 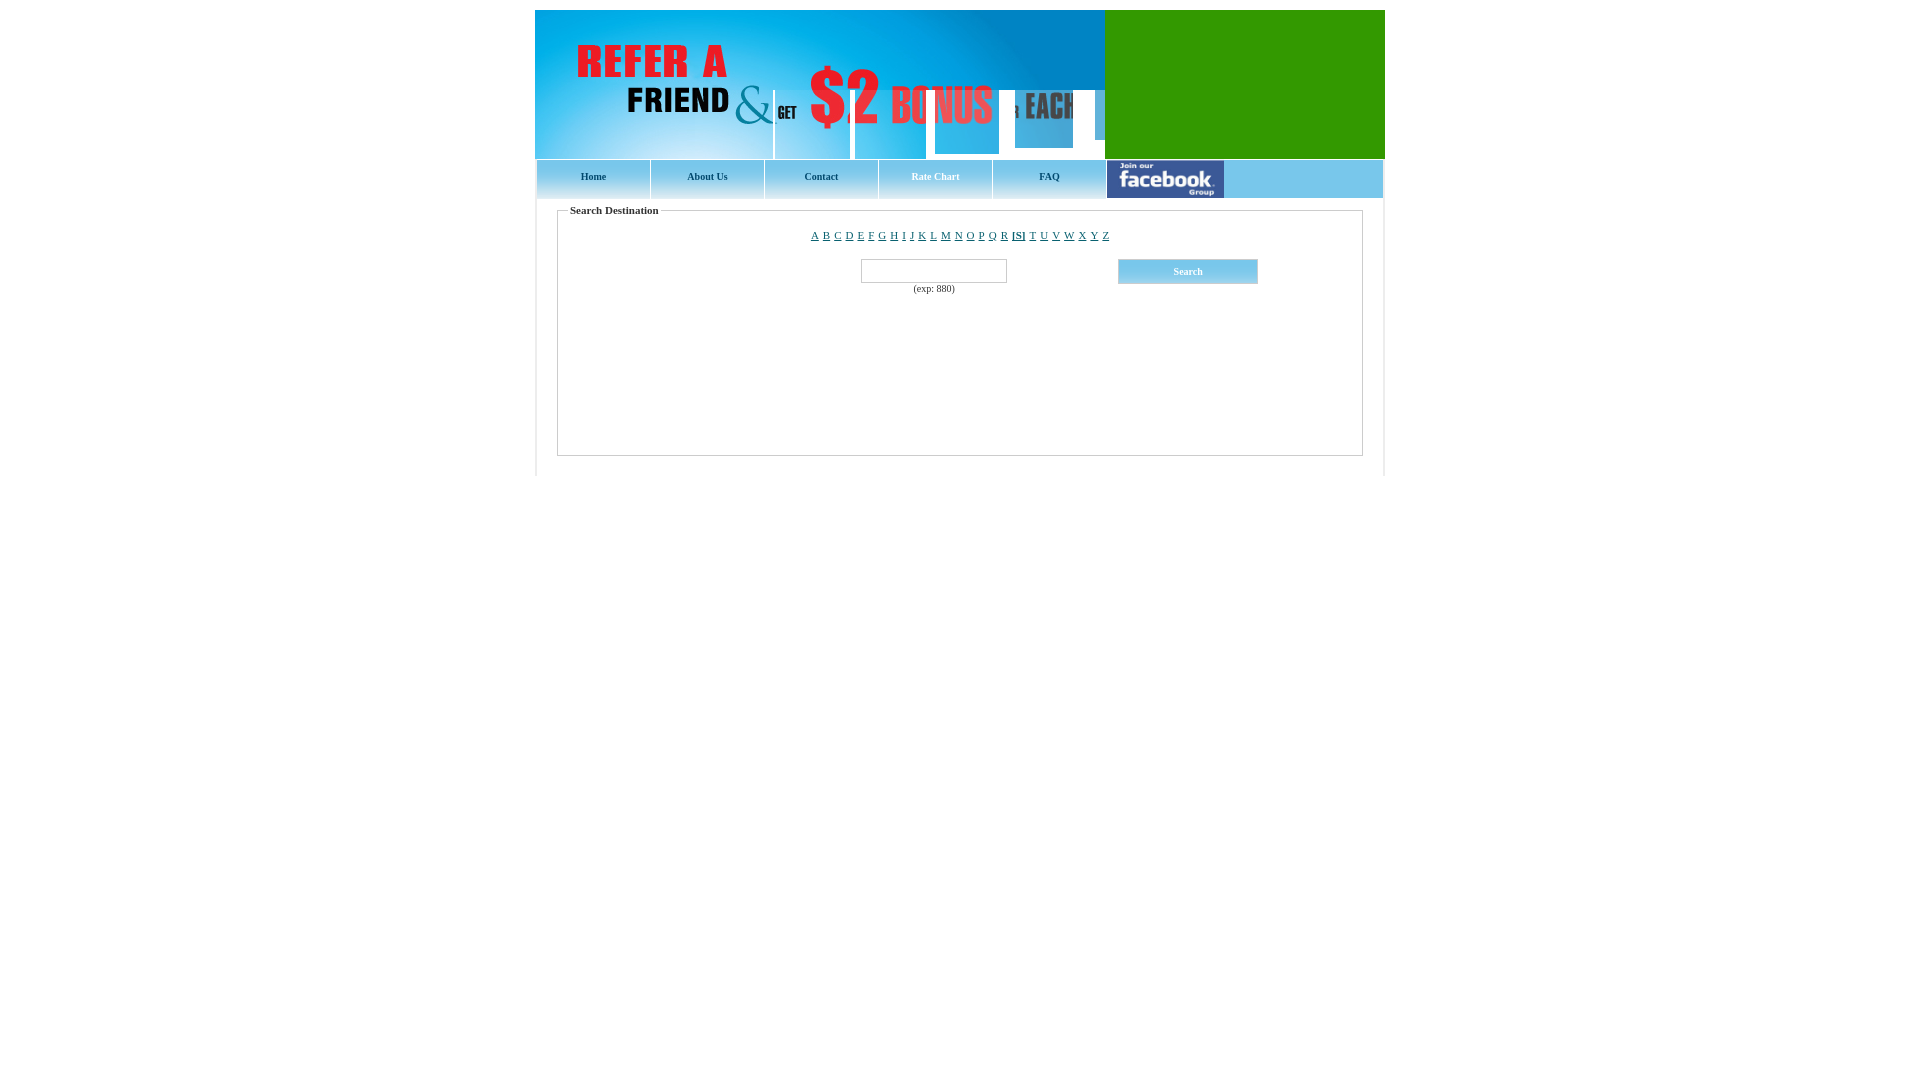 I want to click on 'U', so click(x=1042, y=234).